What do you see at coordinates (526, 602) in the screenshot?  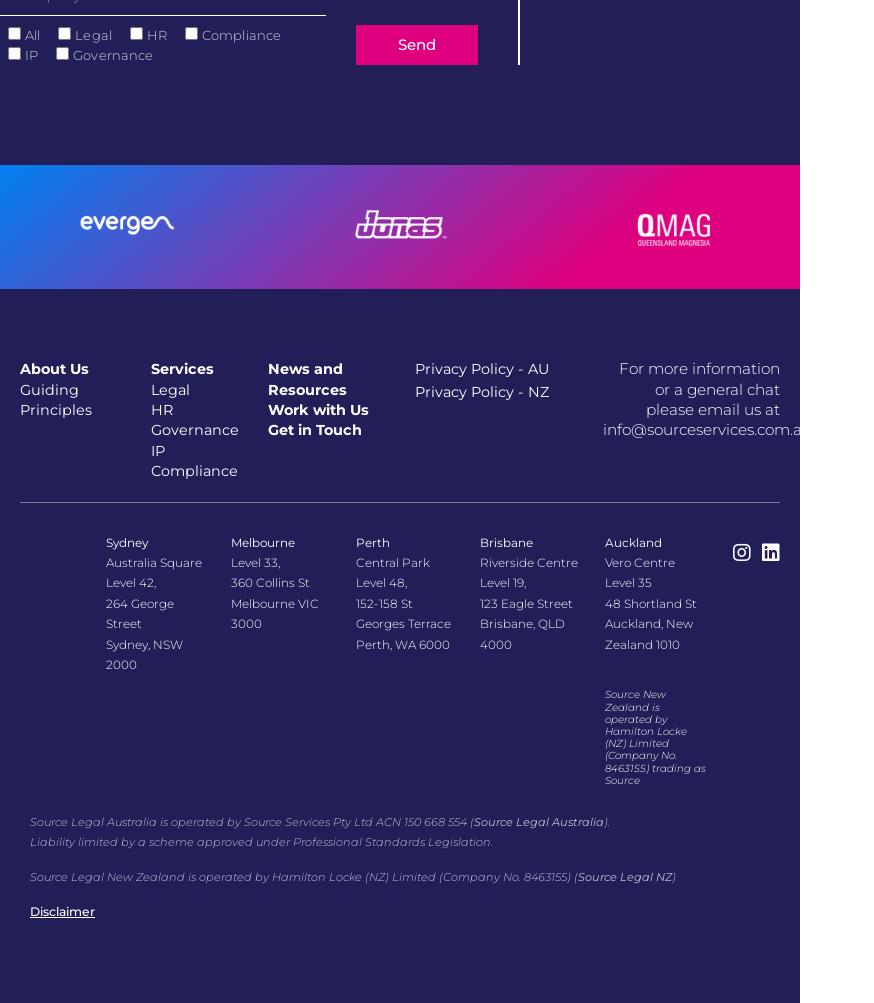 I see `'123 Eagle Street'` at bounding box center [526, 602].